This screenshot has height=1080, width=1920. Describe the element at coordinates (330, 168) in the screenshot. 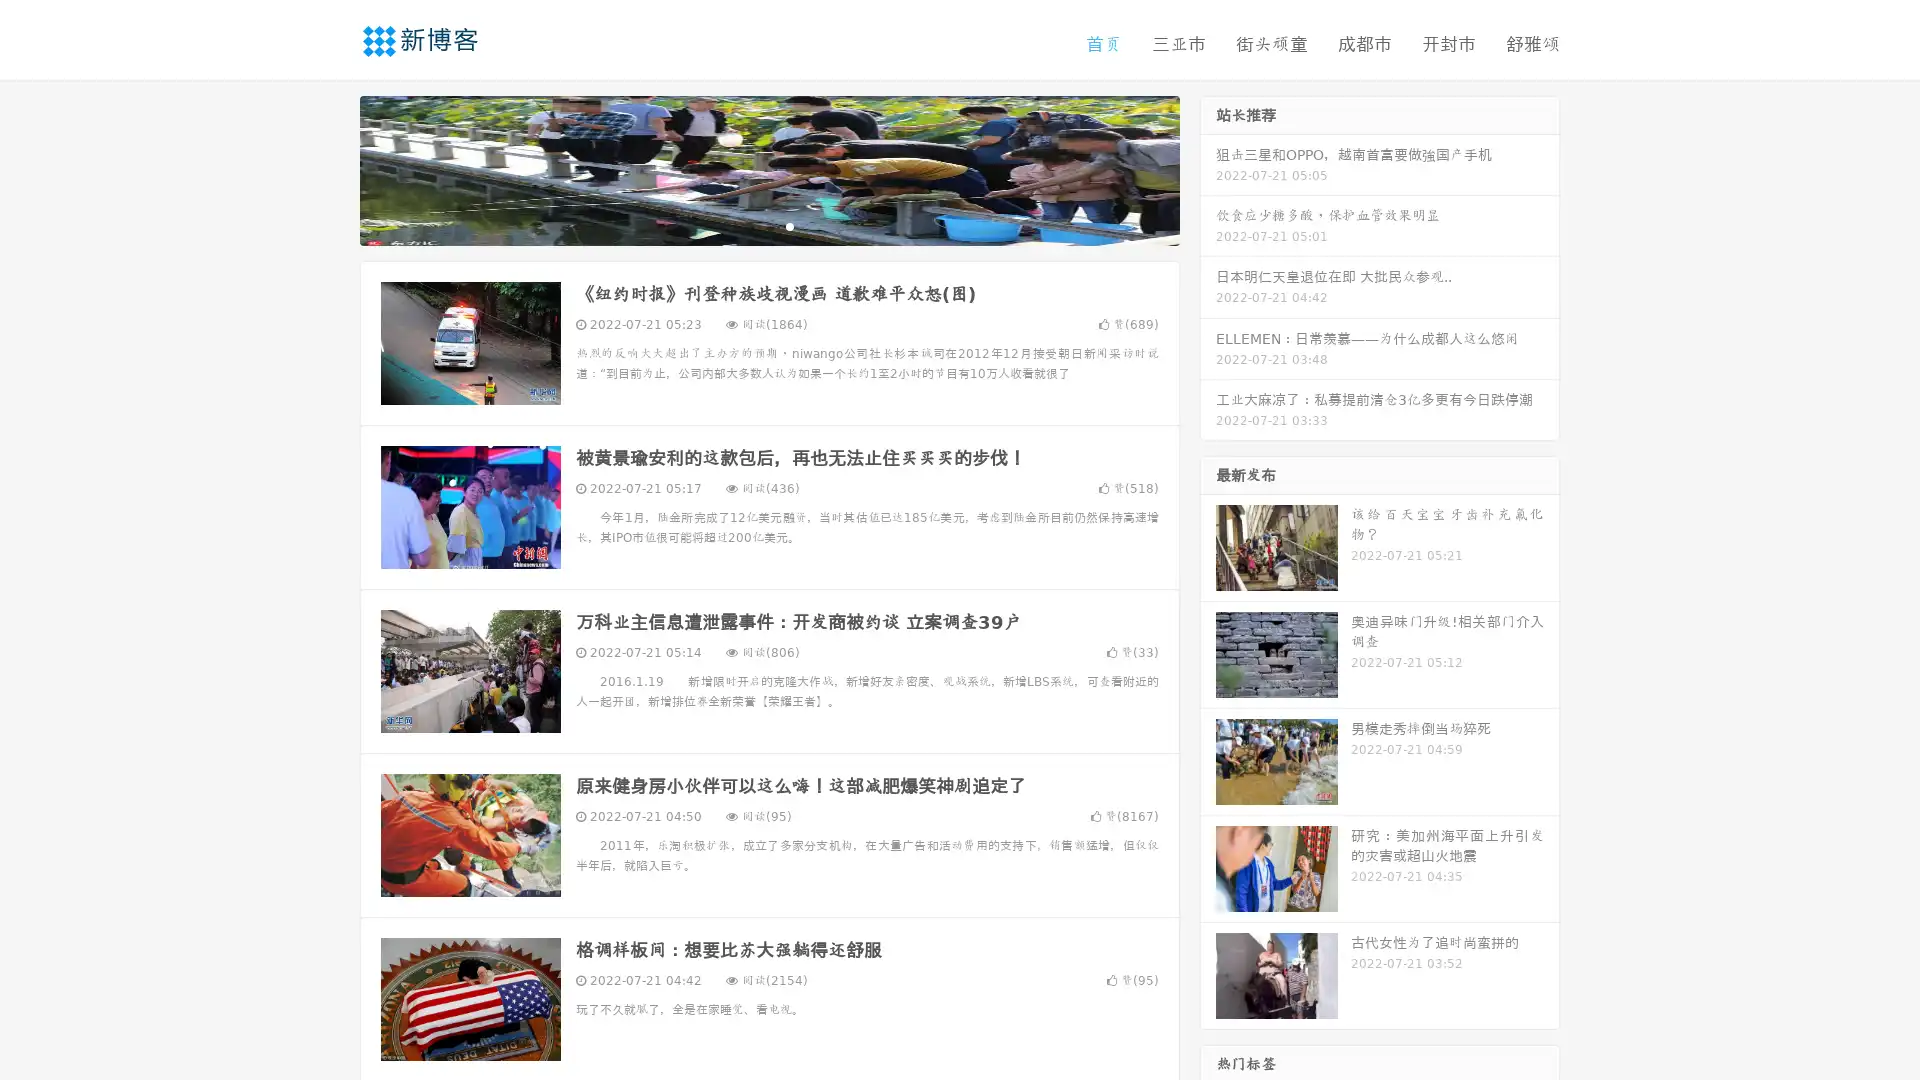

I see `Previous slide` at that location.